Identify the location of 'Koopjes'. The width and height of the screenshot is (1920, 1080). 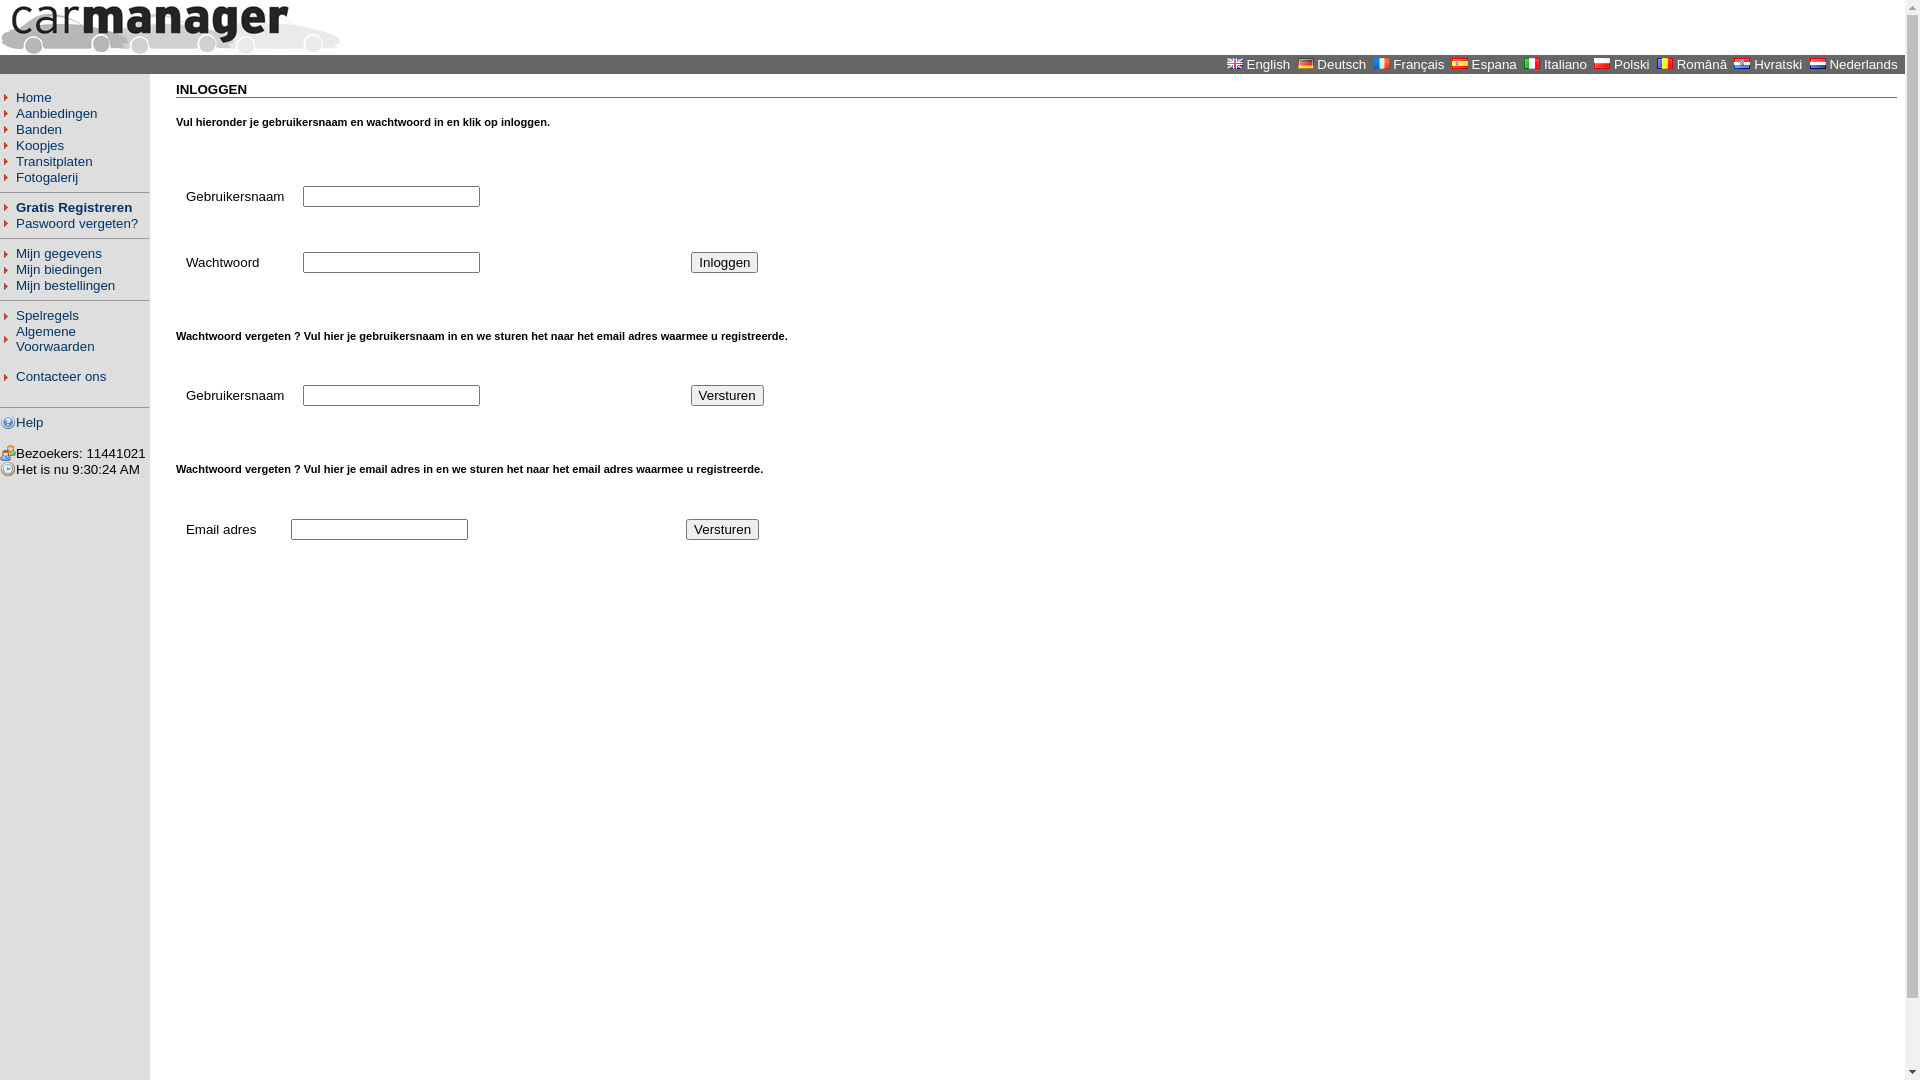
(39, 144).